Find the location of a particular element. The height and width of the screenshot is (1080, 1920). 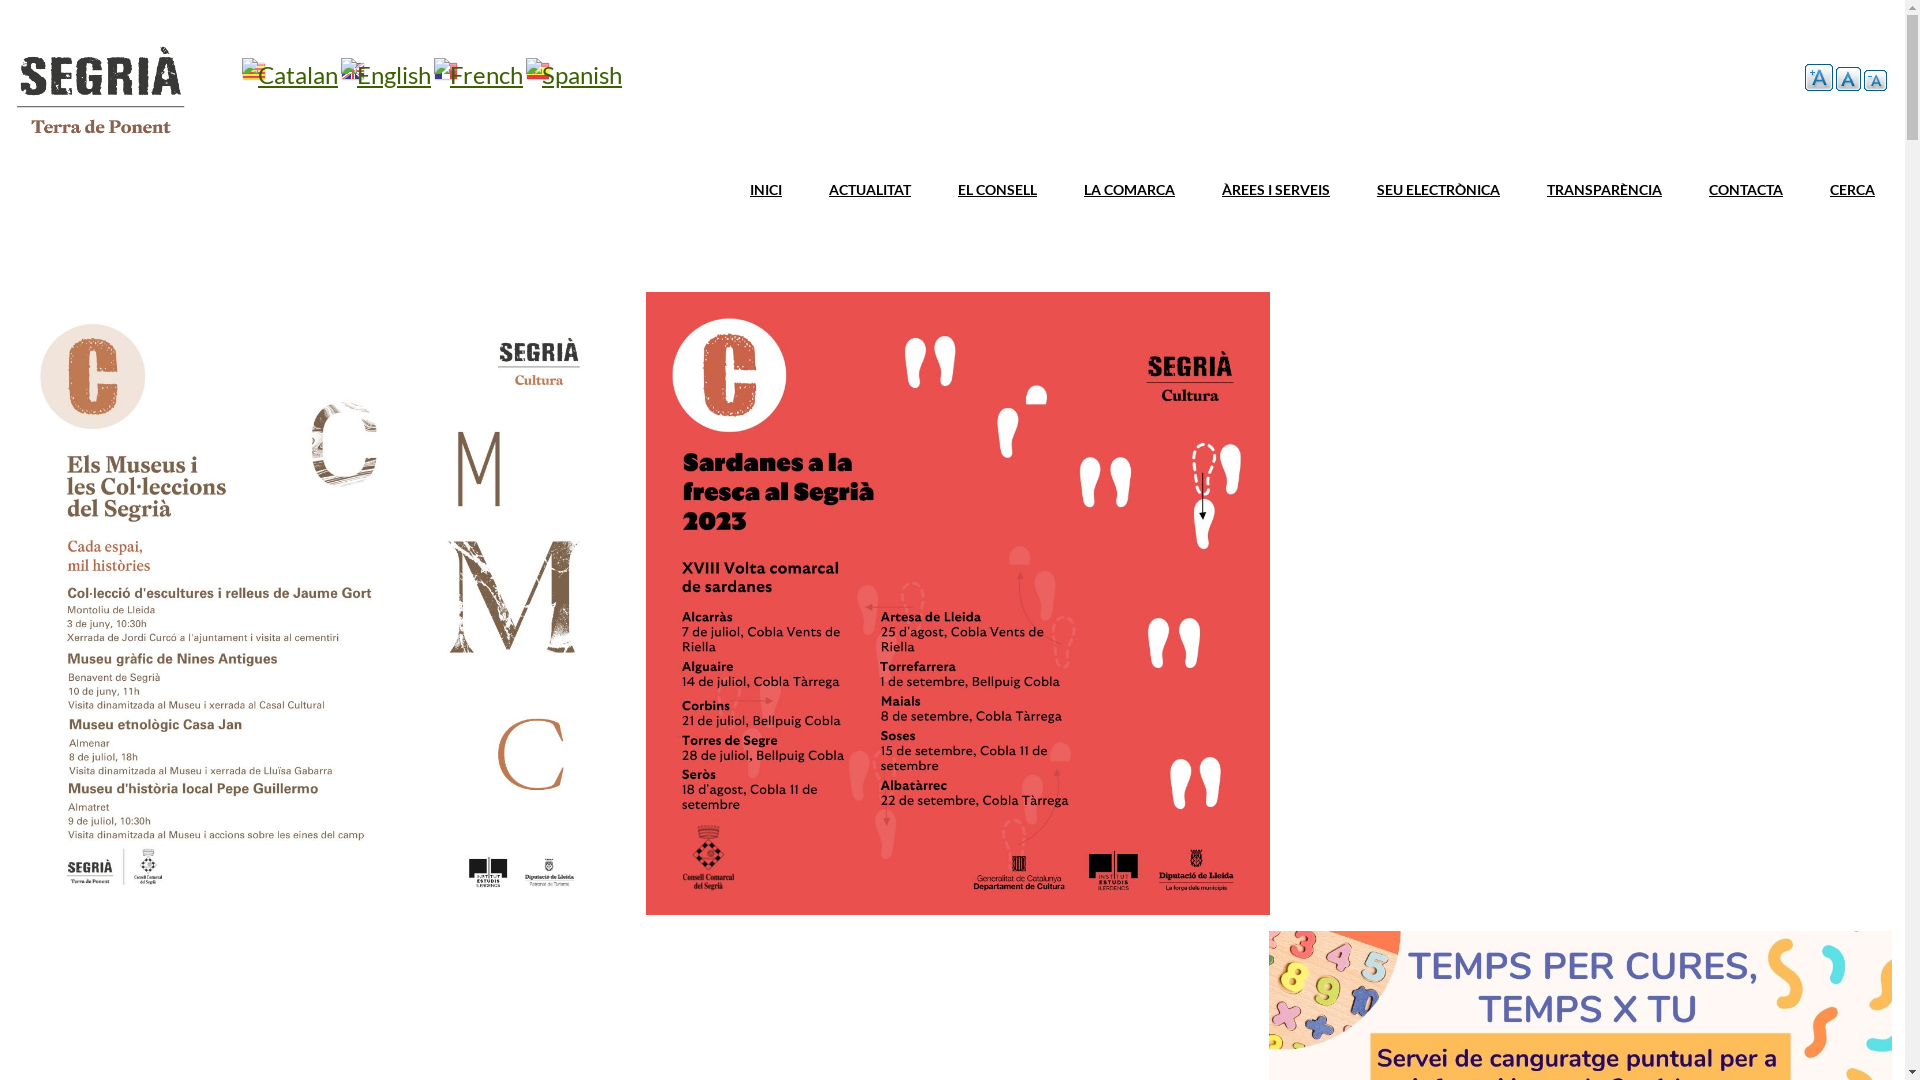

'EL CONSELL' is located at coordinates (997, 190).